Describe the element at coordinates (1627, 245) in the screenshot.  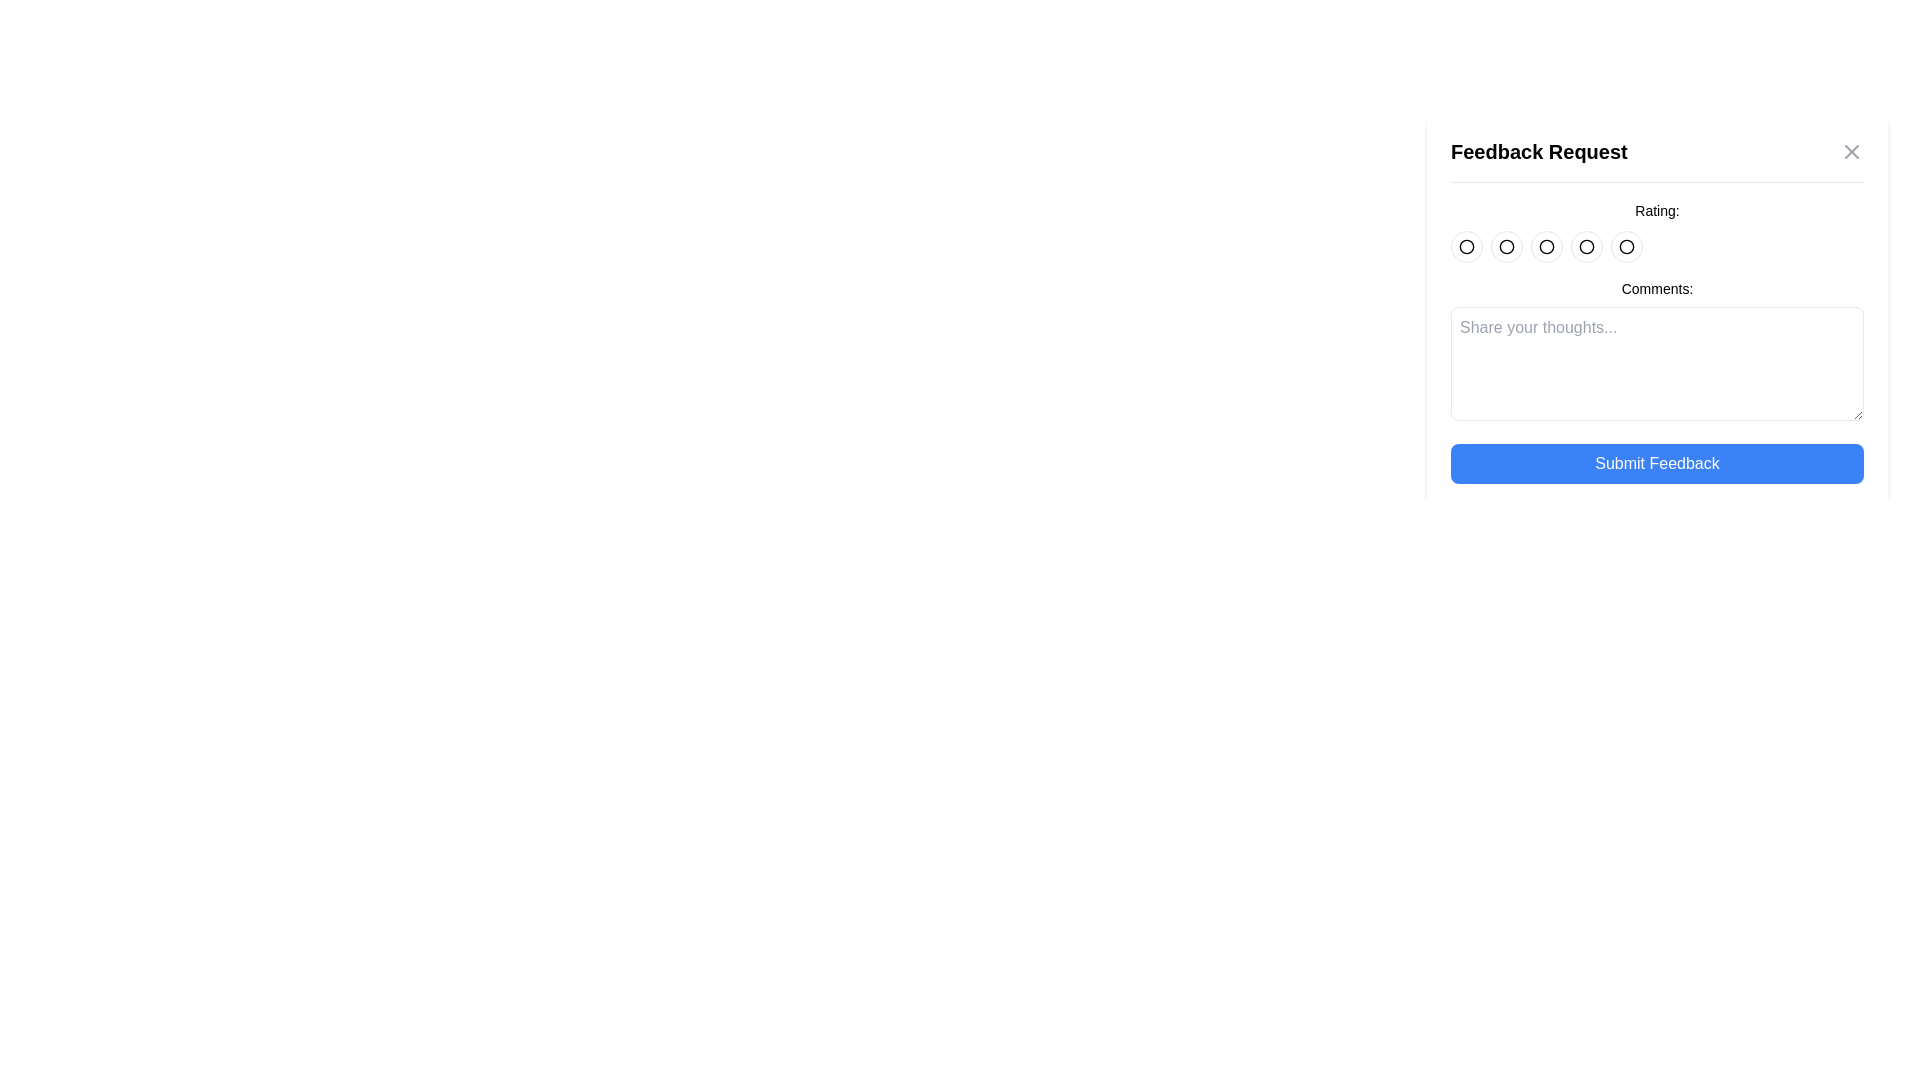
I see `the fourth radio button styled as an icon under the 'Rating:' label in the feedback form modal` at that location.